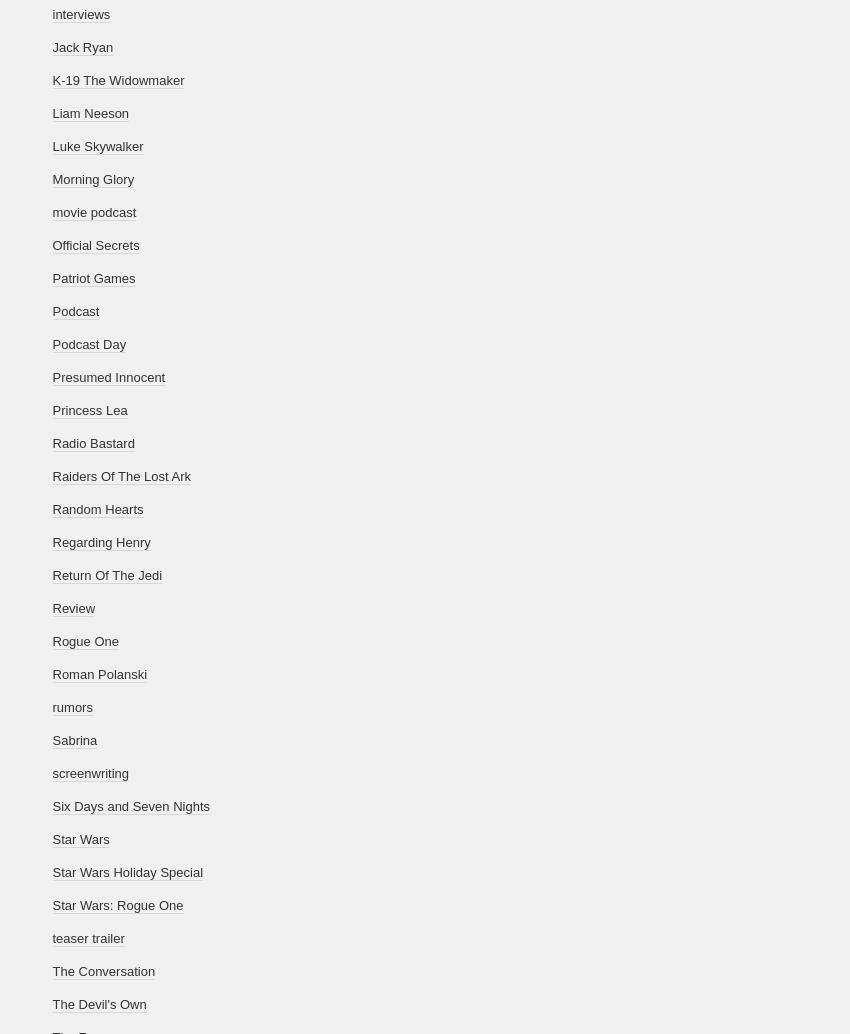 This screenshot has width=850, height=1034. Describe the element at coordinates (99, 542) in the screenshot. I see `'Regarding Henry'` at that location.